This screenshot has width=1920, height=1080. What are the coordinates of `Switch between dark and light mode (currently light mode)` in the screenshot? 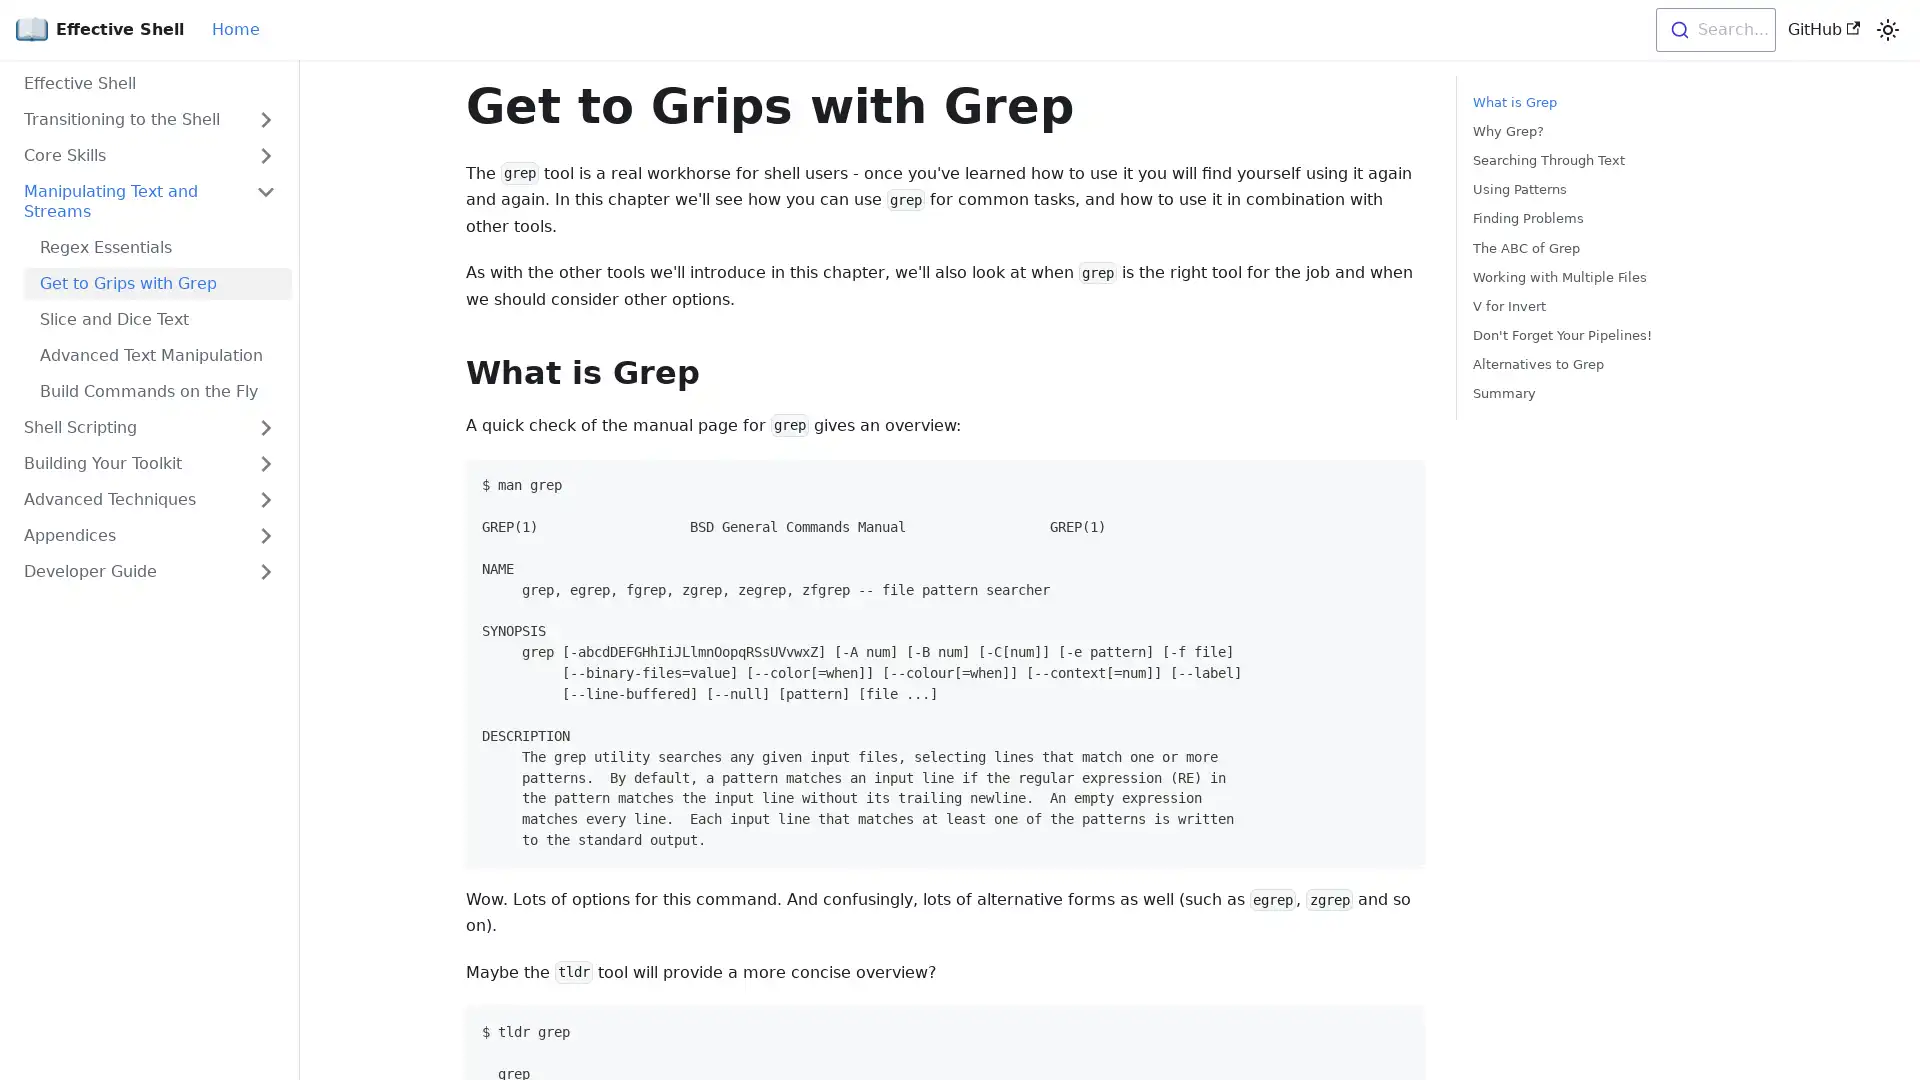 It's located at (1886, 30).